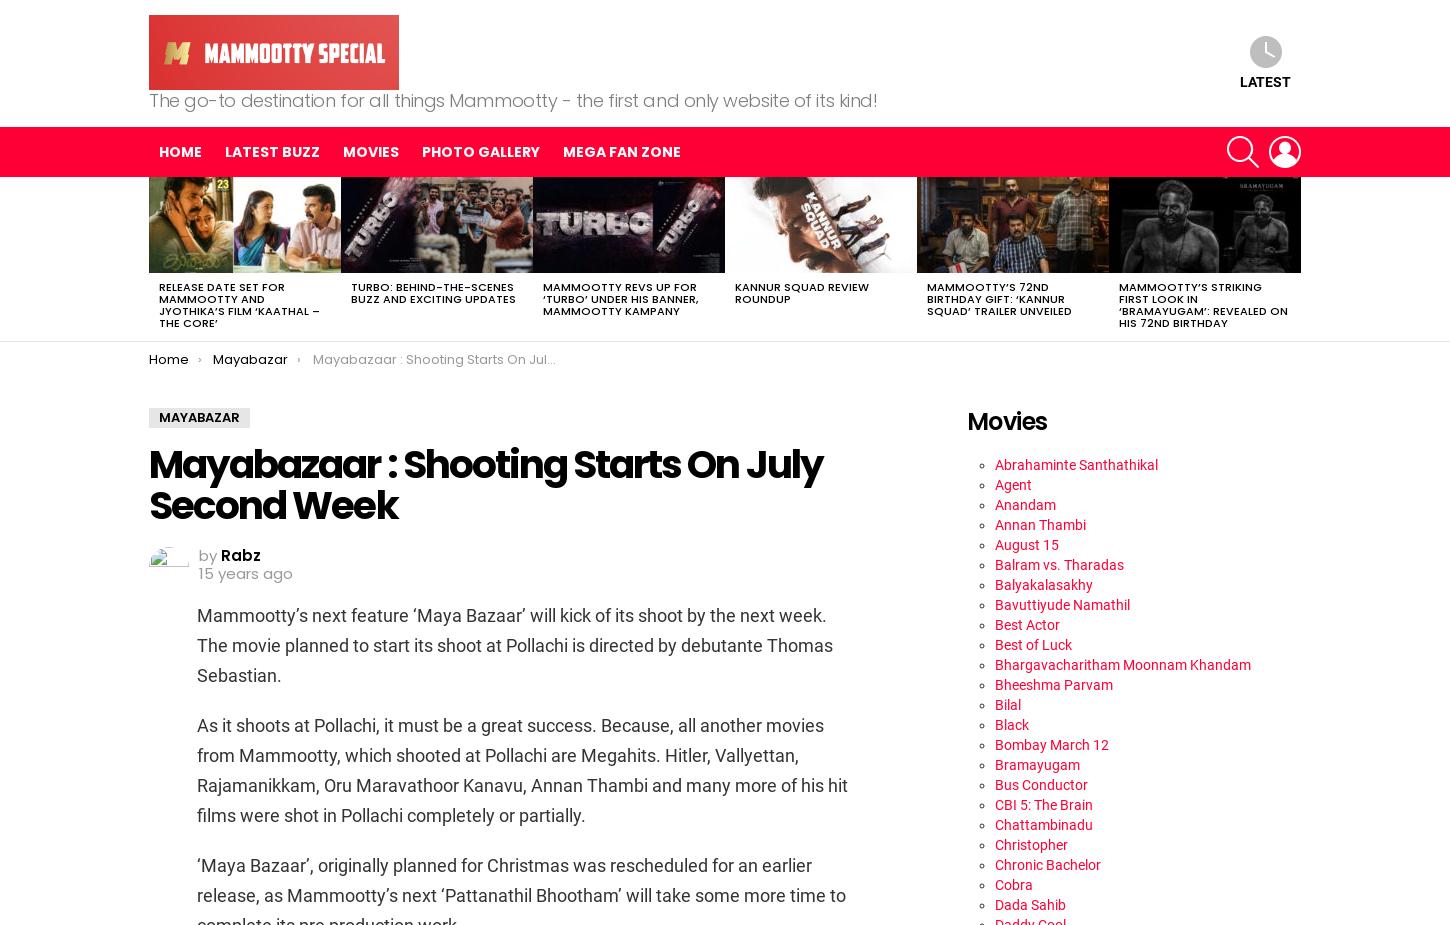 Image resolution: width=1450 pixels, height=925 pixels. I want to click on 'Anandam', so click(994, 504).